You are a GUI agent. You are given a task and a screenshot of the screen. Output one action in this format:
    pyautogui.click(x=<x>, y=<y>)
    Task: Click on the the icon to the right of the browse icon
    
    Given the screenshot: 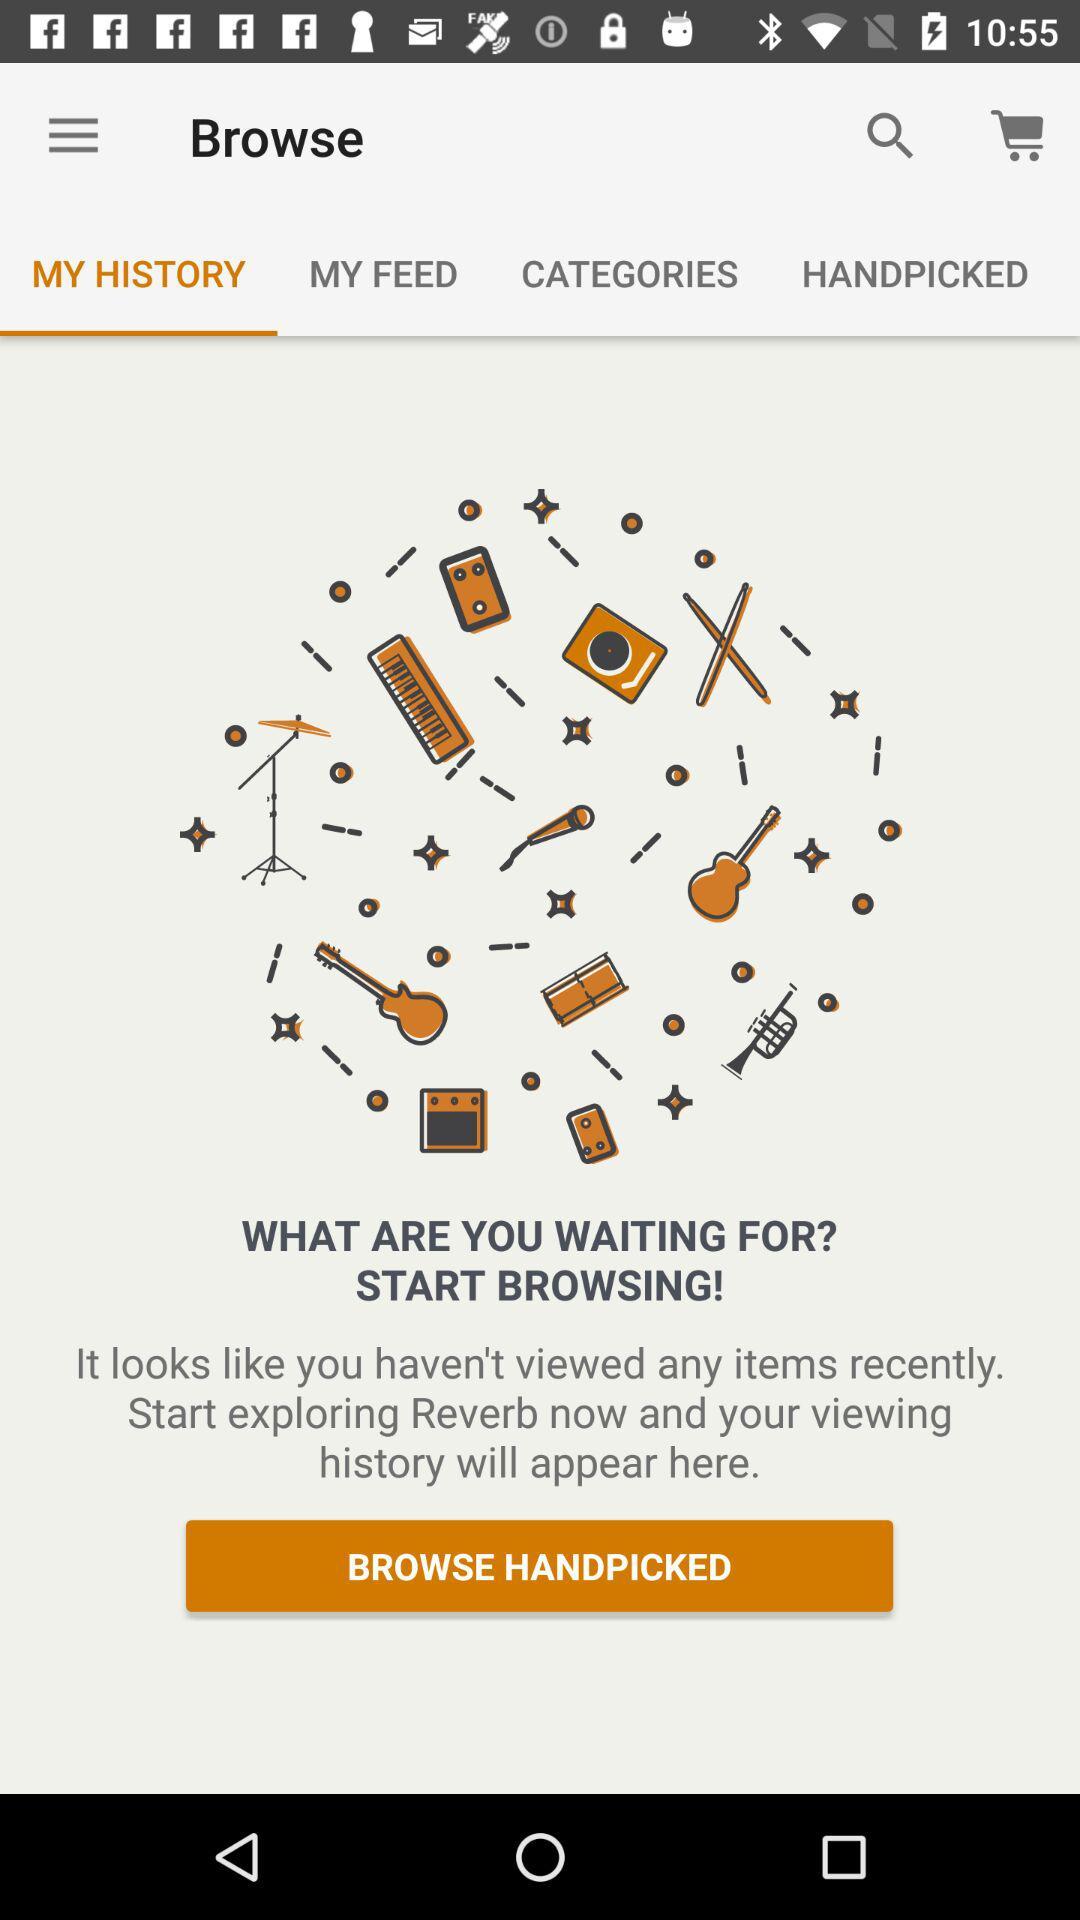 What is the action you would take?
    pyautogui.click(x=890, y=135)
    